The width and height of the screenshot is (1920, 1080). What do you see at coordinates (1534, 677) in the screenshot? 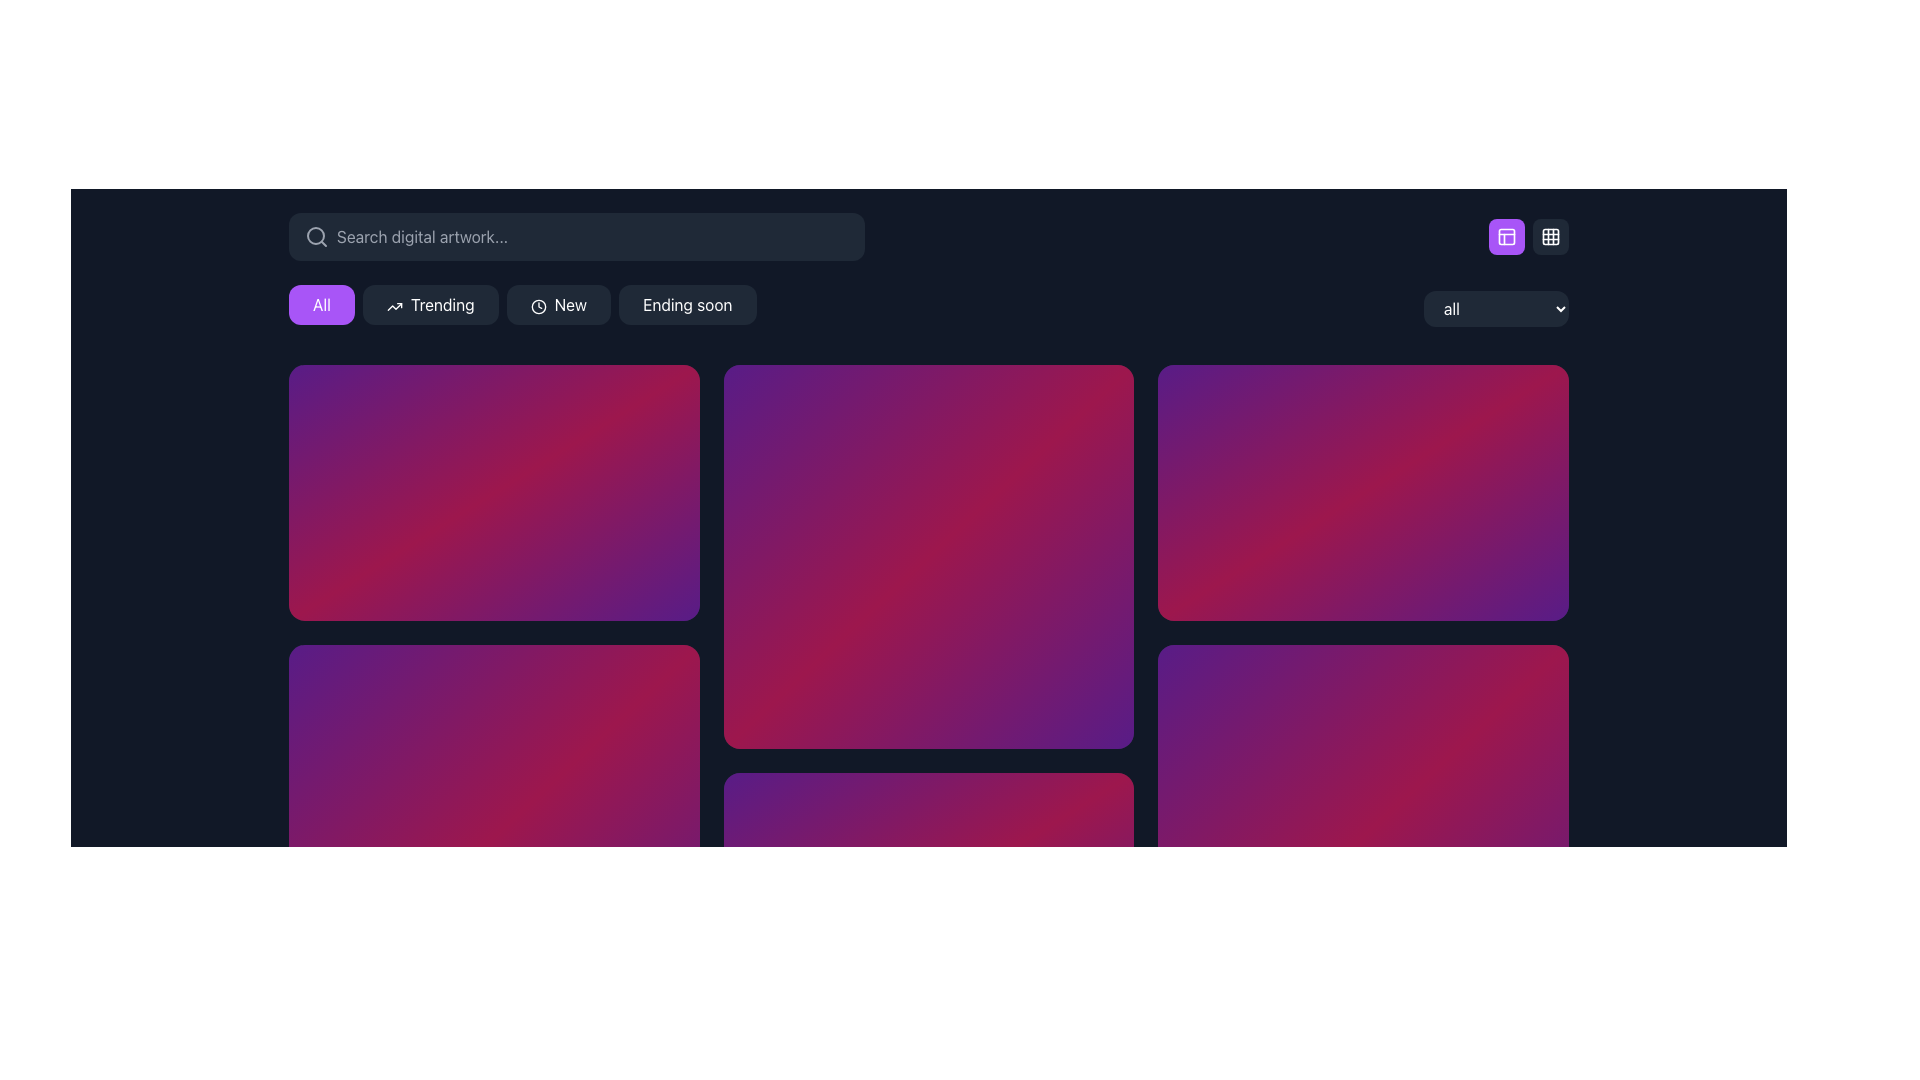
I see `the circular zoom-in button with a black semi-transparent background that contains a magnifying glass with a '+' symbol` at bounding box center [1534, 677].